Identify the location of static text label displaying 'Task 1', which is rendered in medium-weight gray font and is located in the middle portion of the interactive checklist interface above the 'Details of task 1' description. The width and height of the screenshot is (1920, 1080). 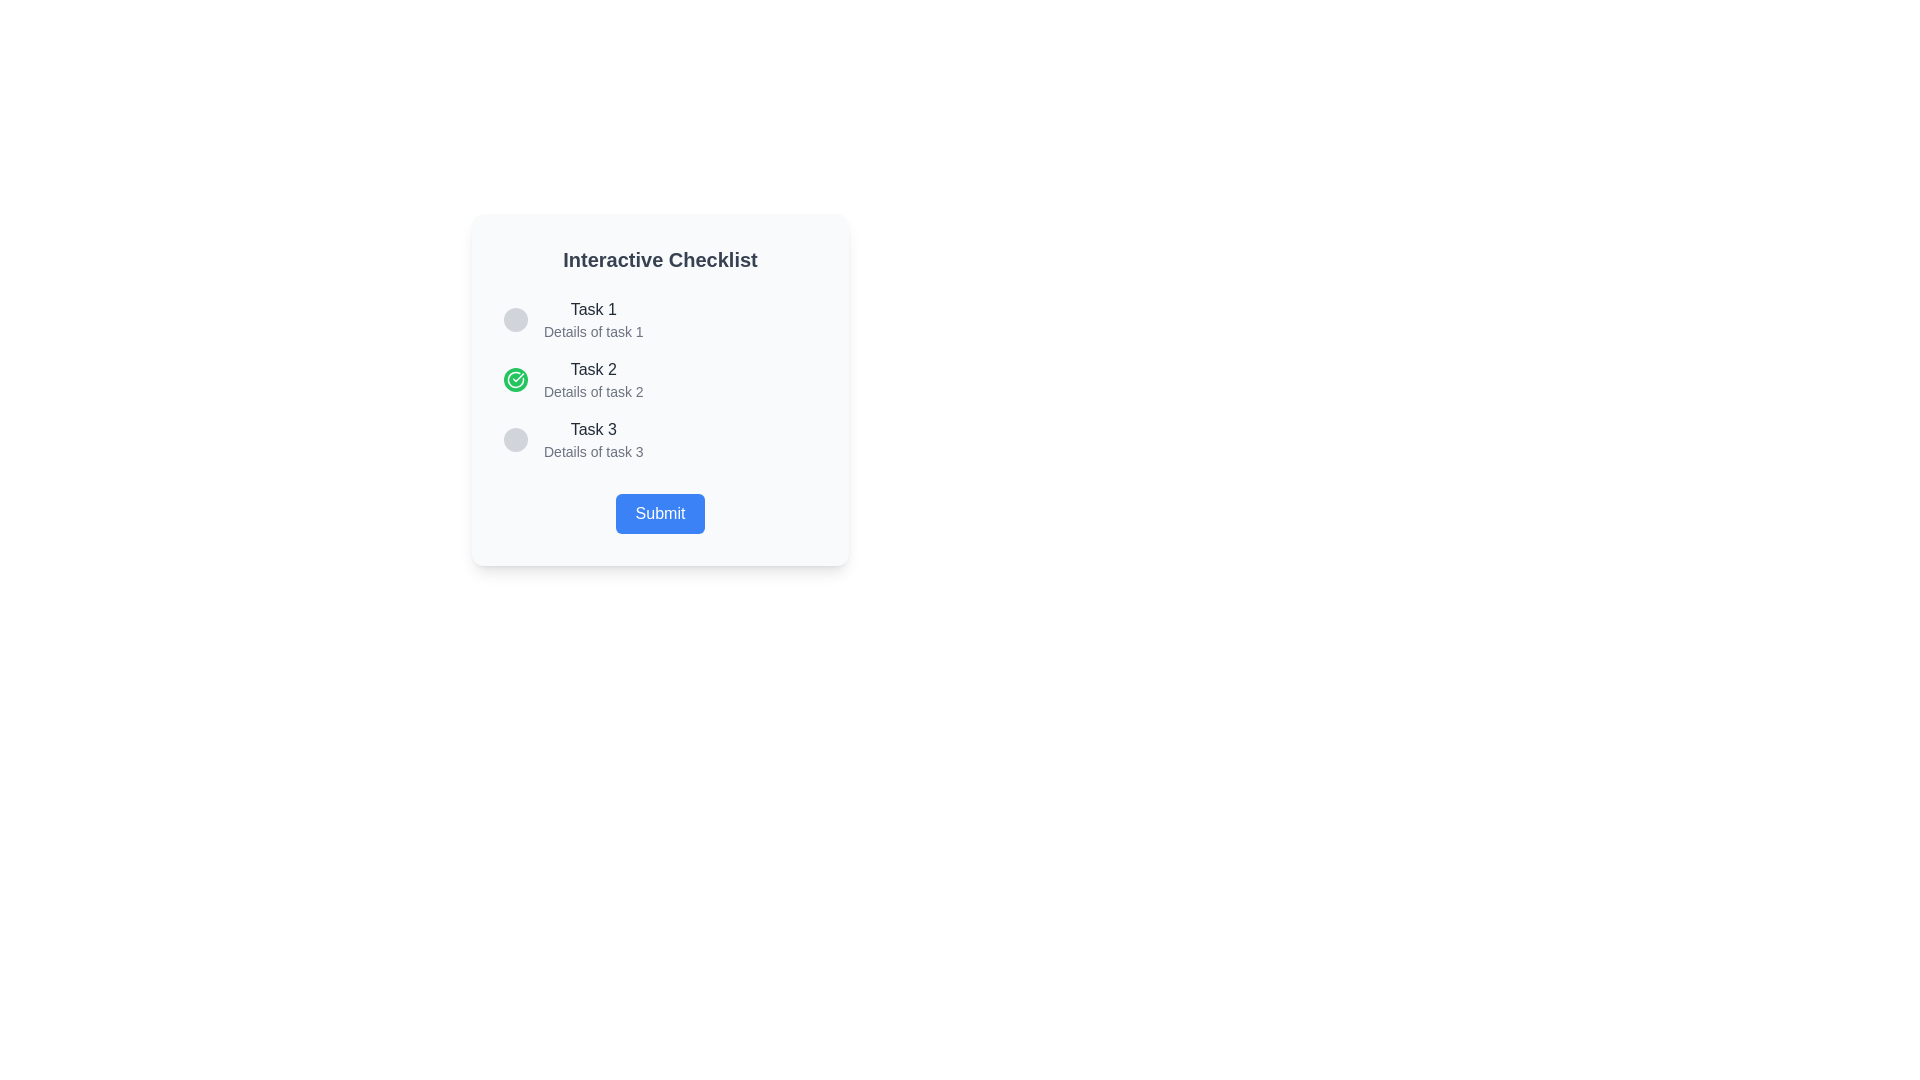
(592, 309).